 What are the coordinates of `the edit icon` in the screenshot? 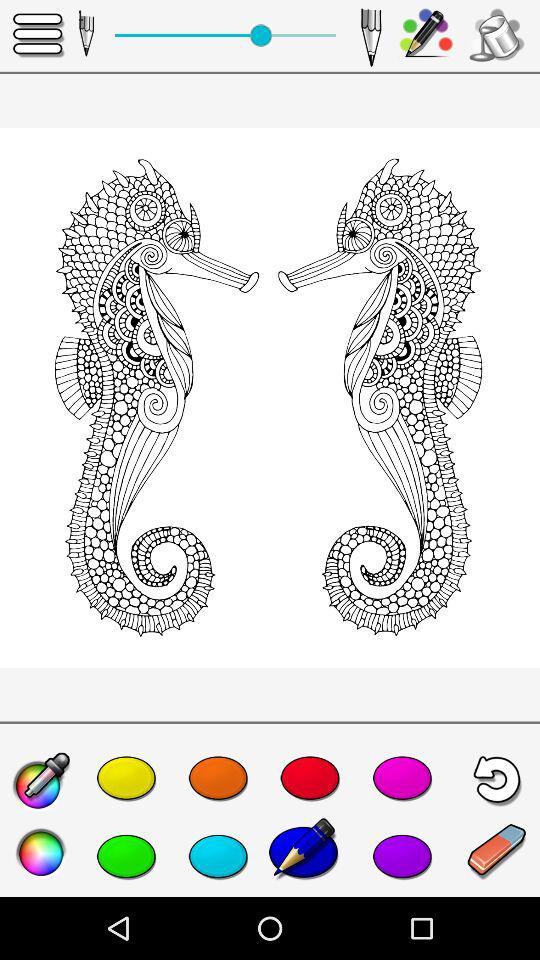 It's located at (496, 850).